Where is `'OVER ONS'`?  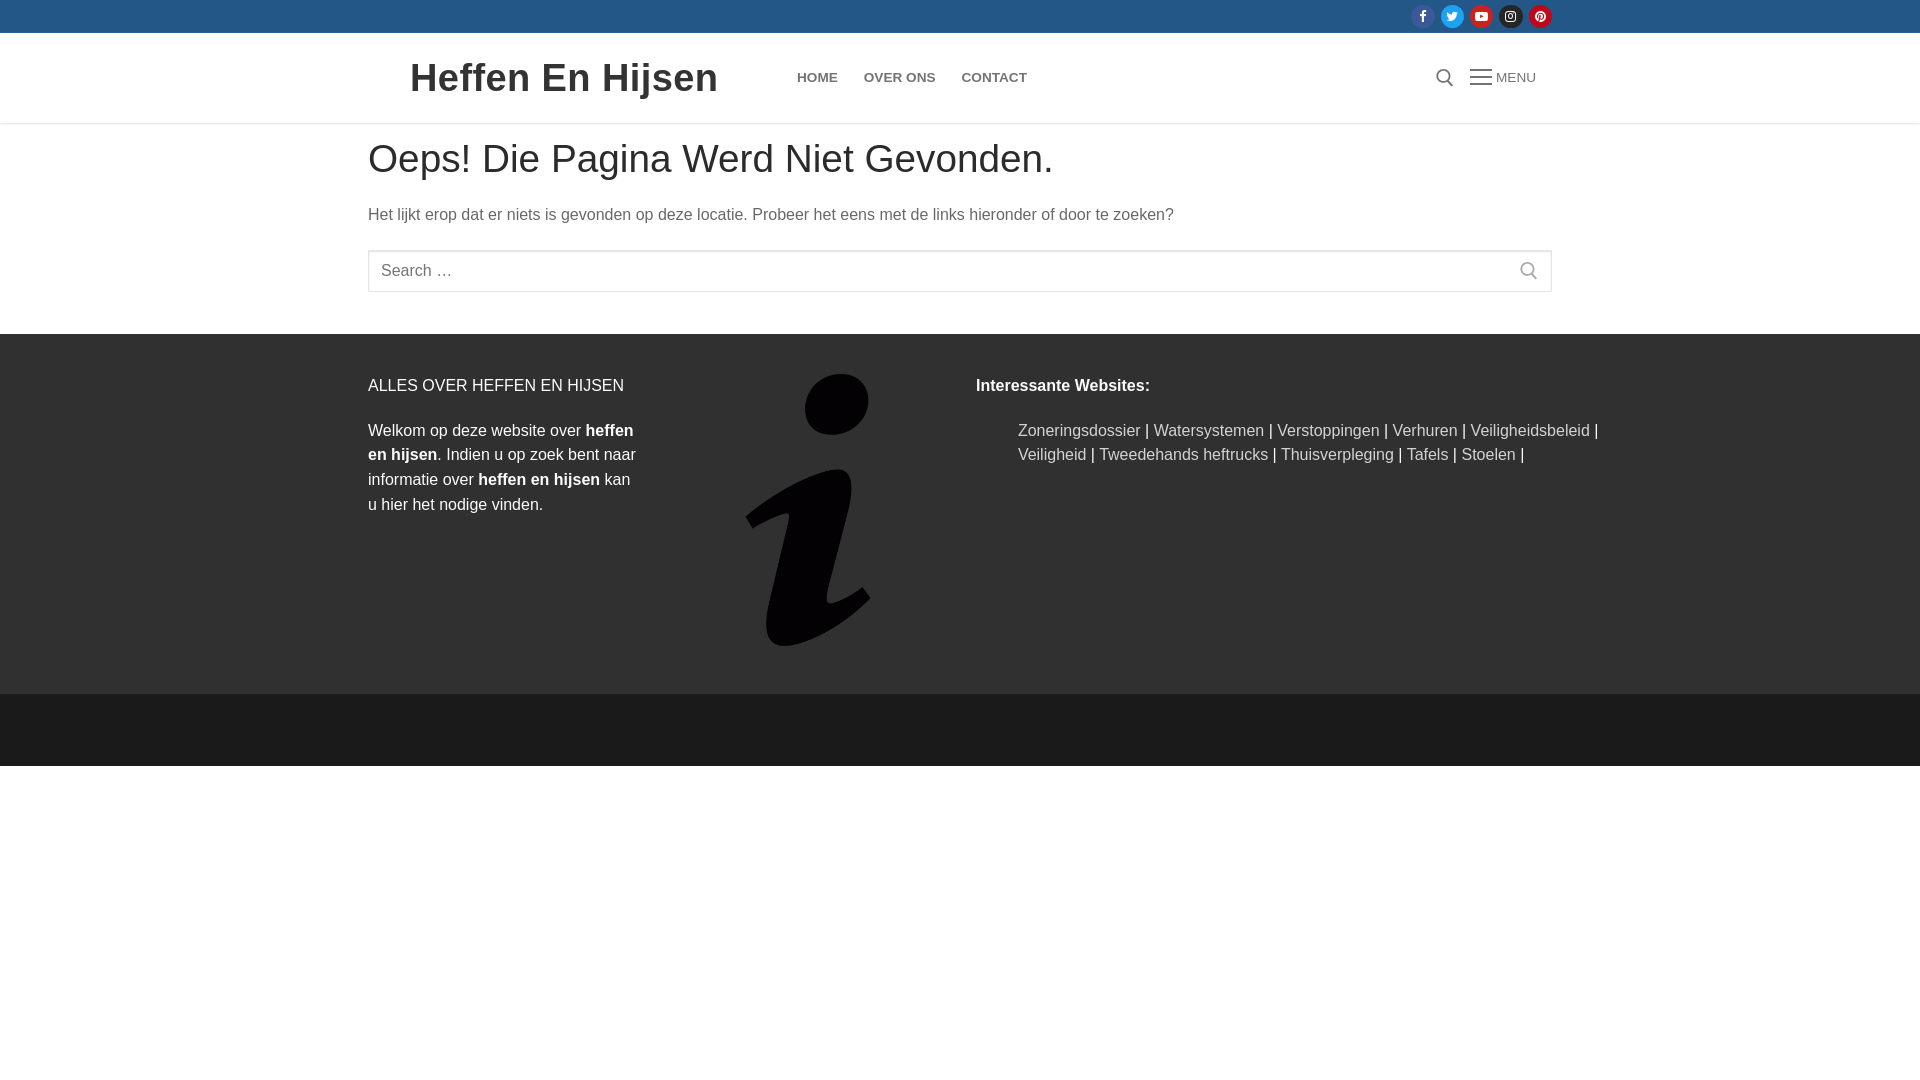 'OVER ONS' is located at coordinates (899, 76).